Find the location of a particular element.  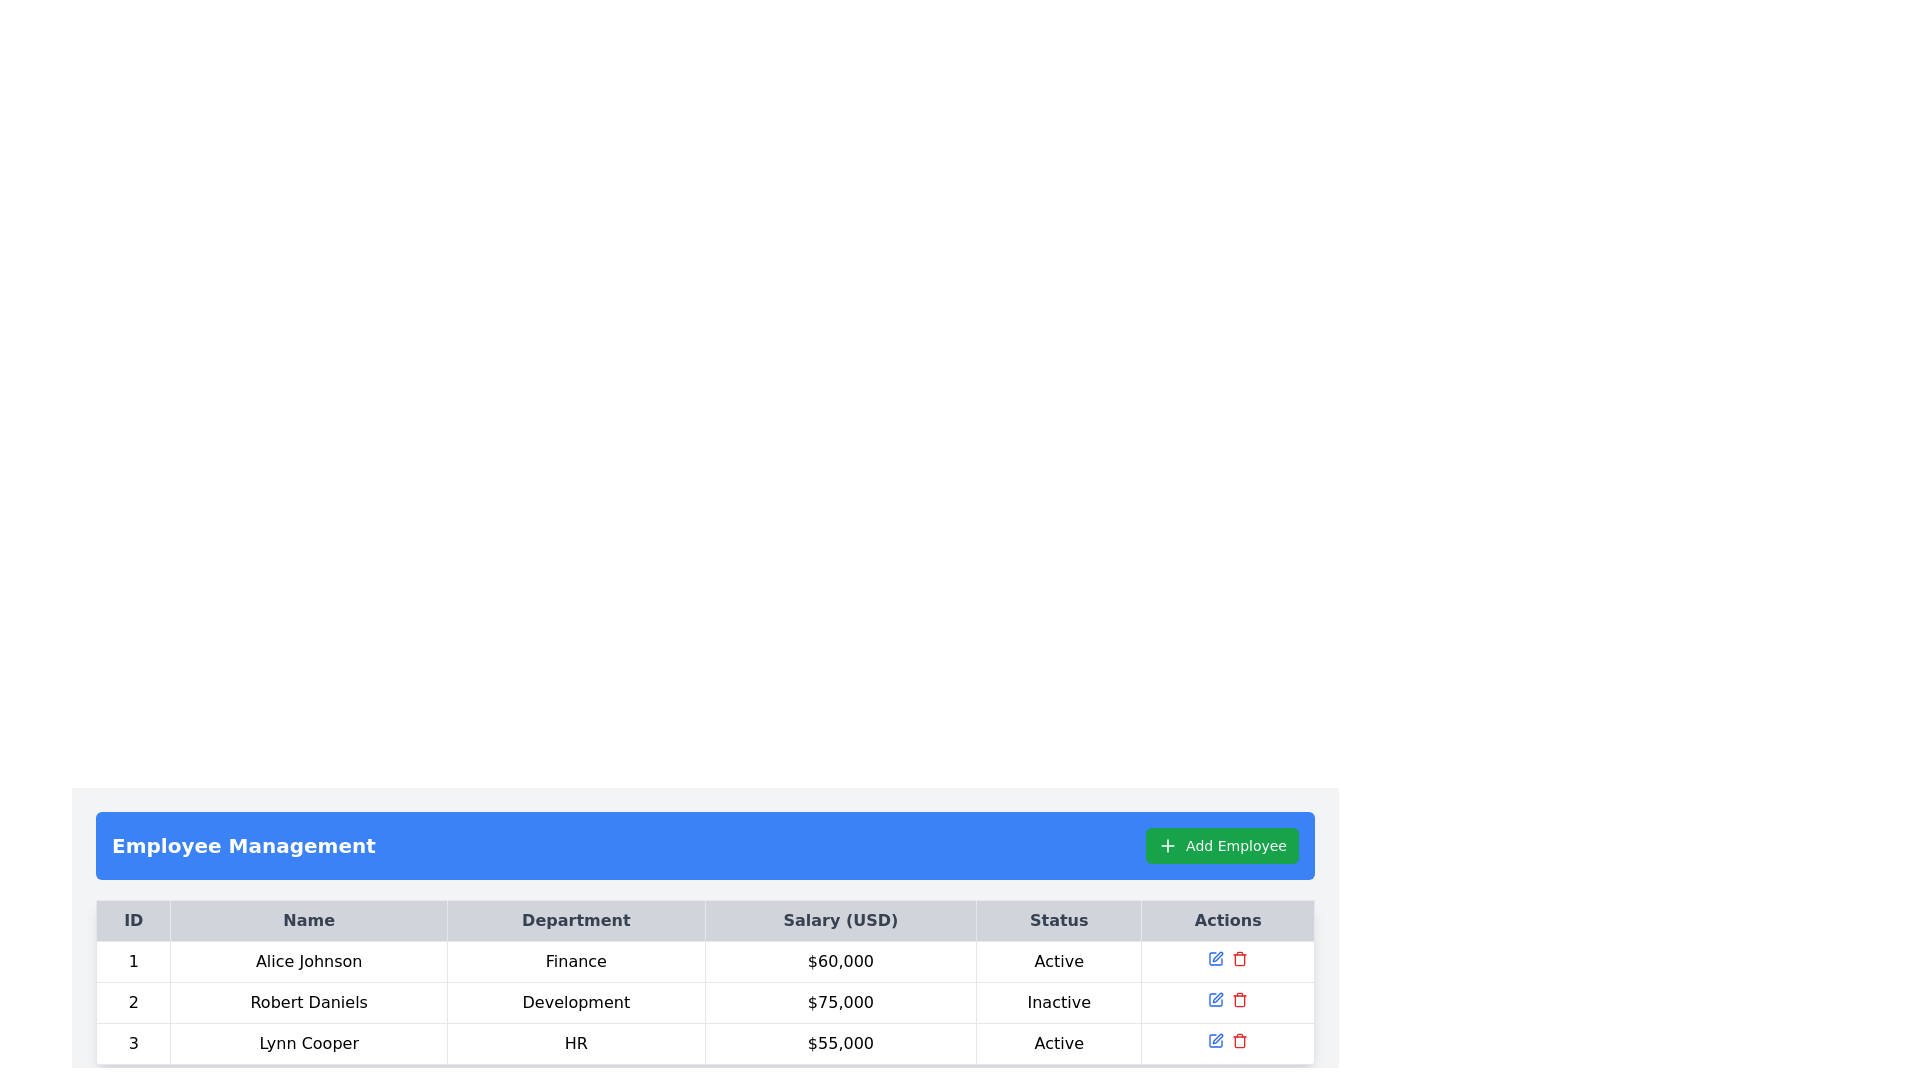

the text cell displaying 'Lynn Cooper' in the 'Name' column of the third row of the table for additional information is located at coordinates (308, 1043).